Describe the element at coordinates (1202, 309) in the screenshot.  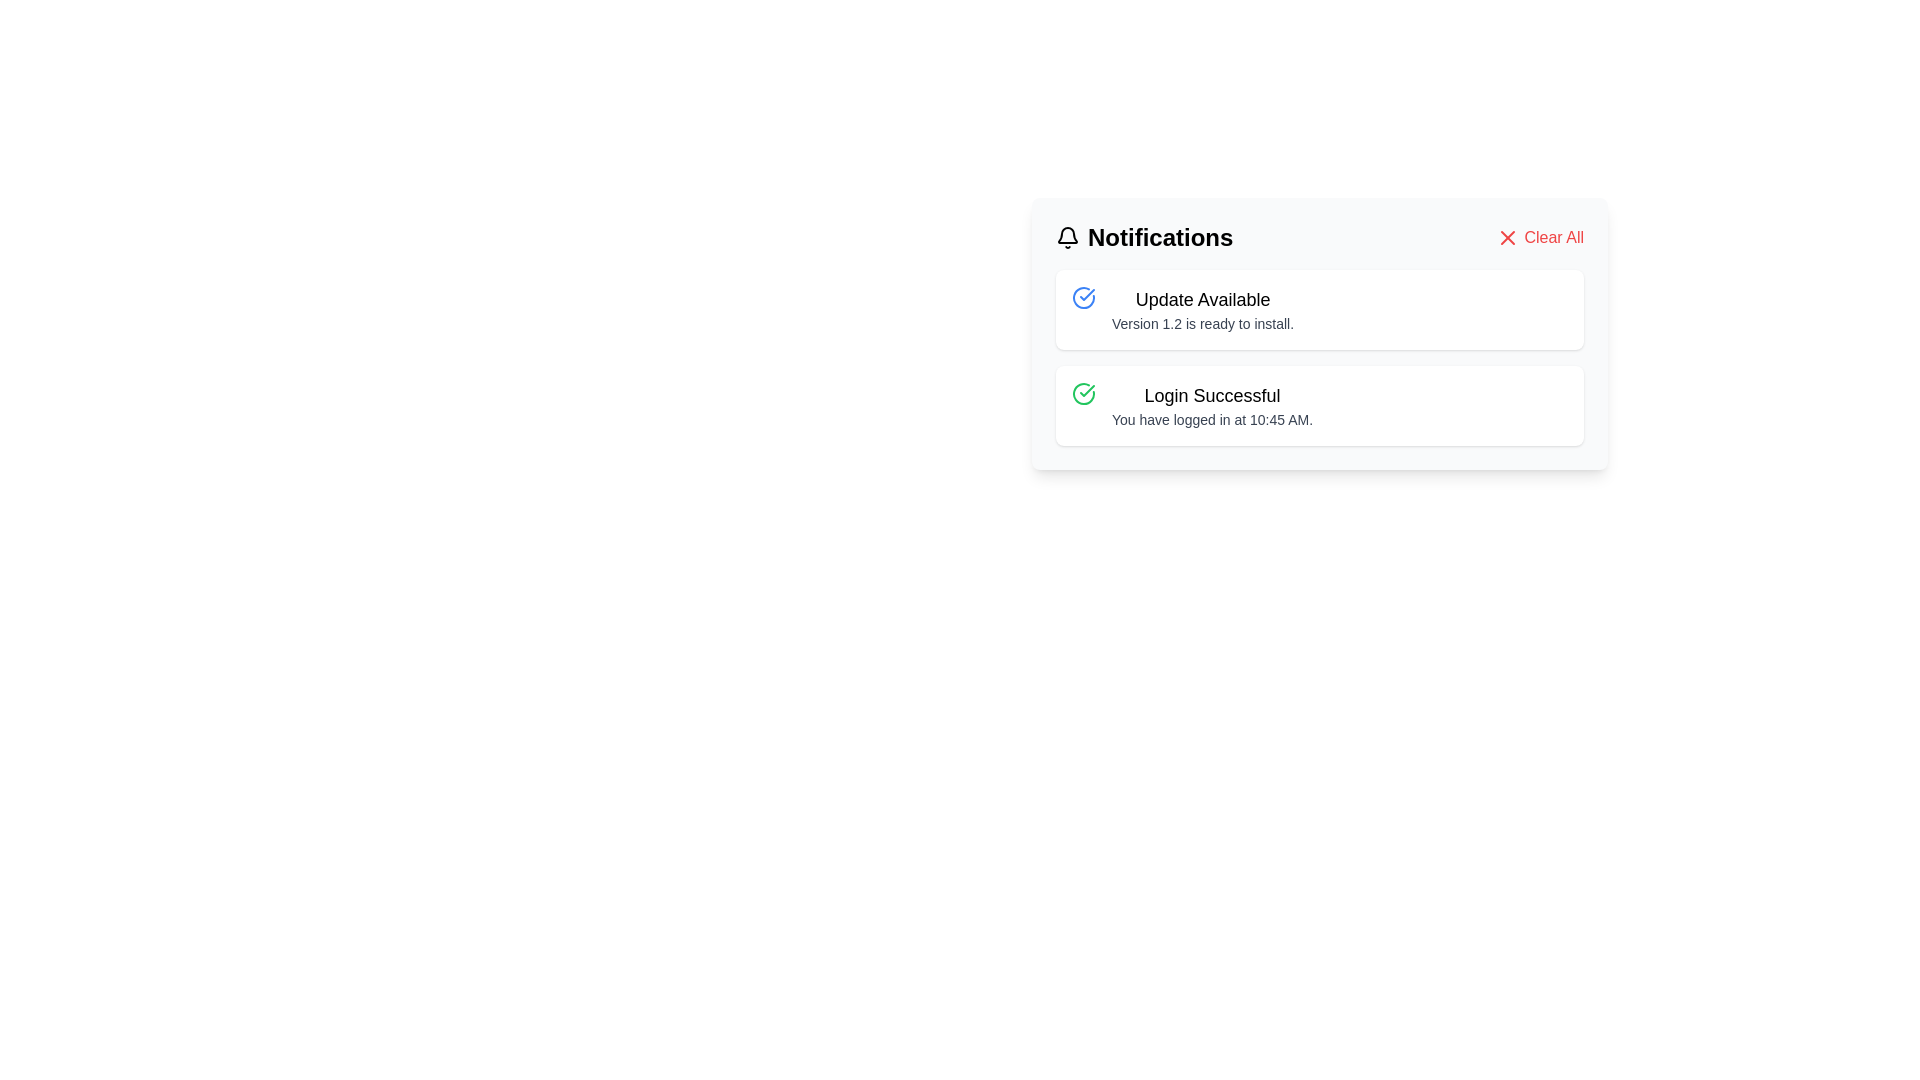
I see `informational message about the availability of the update, Version 1.2, displayed in the first notification card of the notifications panel` at that location.